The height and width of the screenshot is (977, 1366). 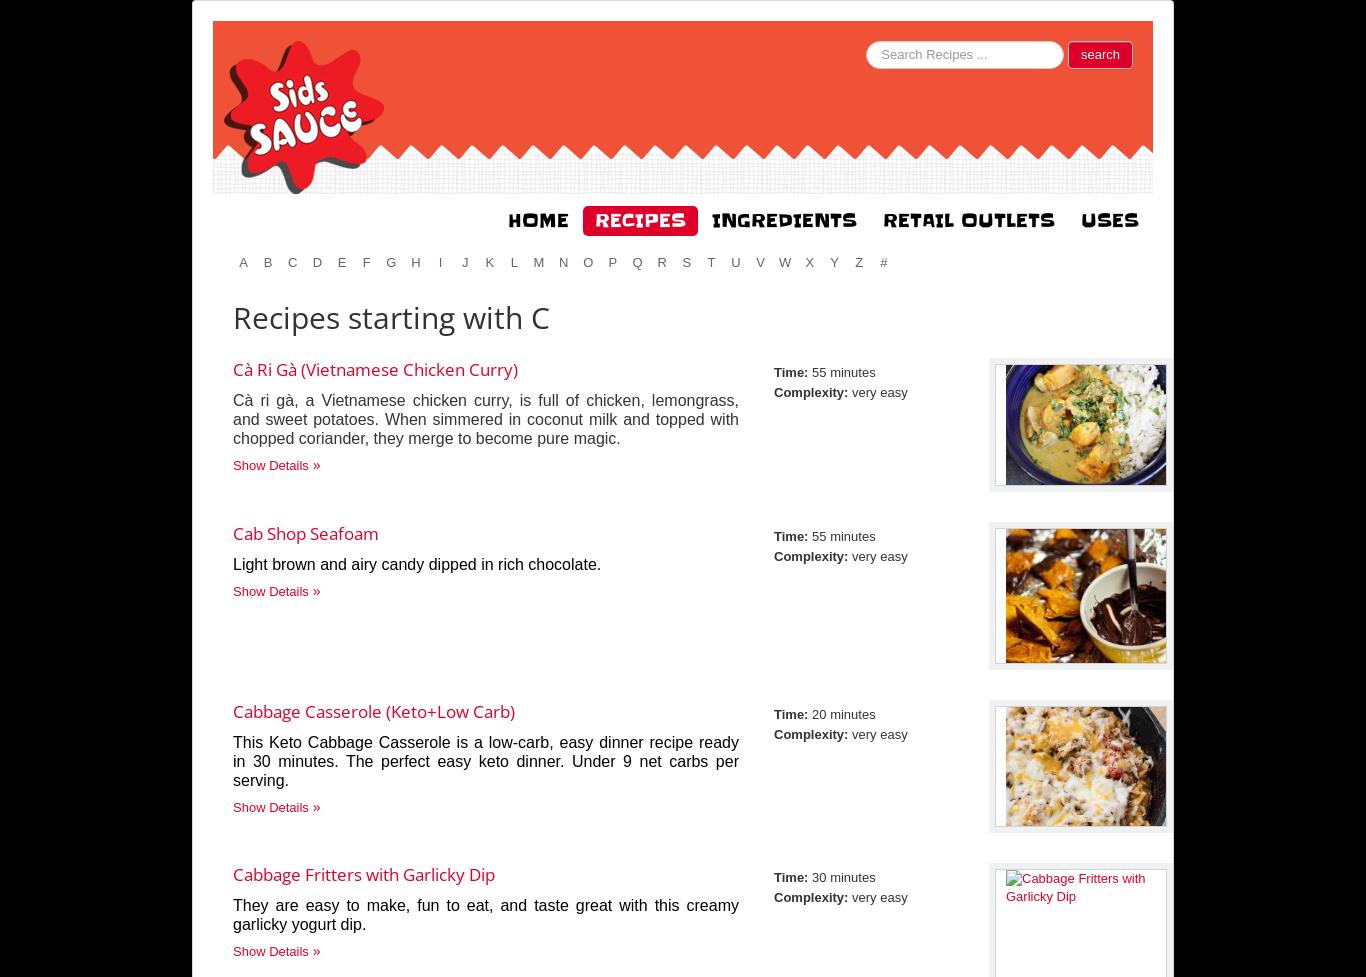 I want to click on 'f', so click(x=364, y=261).